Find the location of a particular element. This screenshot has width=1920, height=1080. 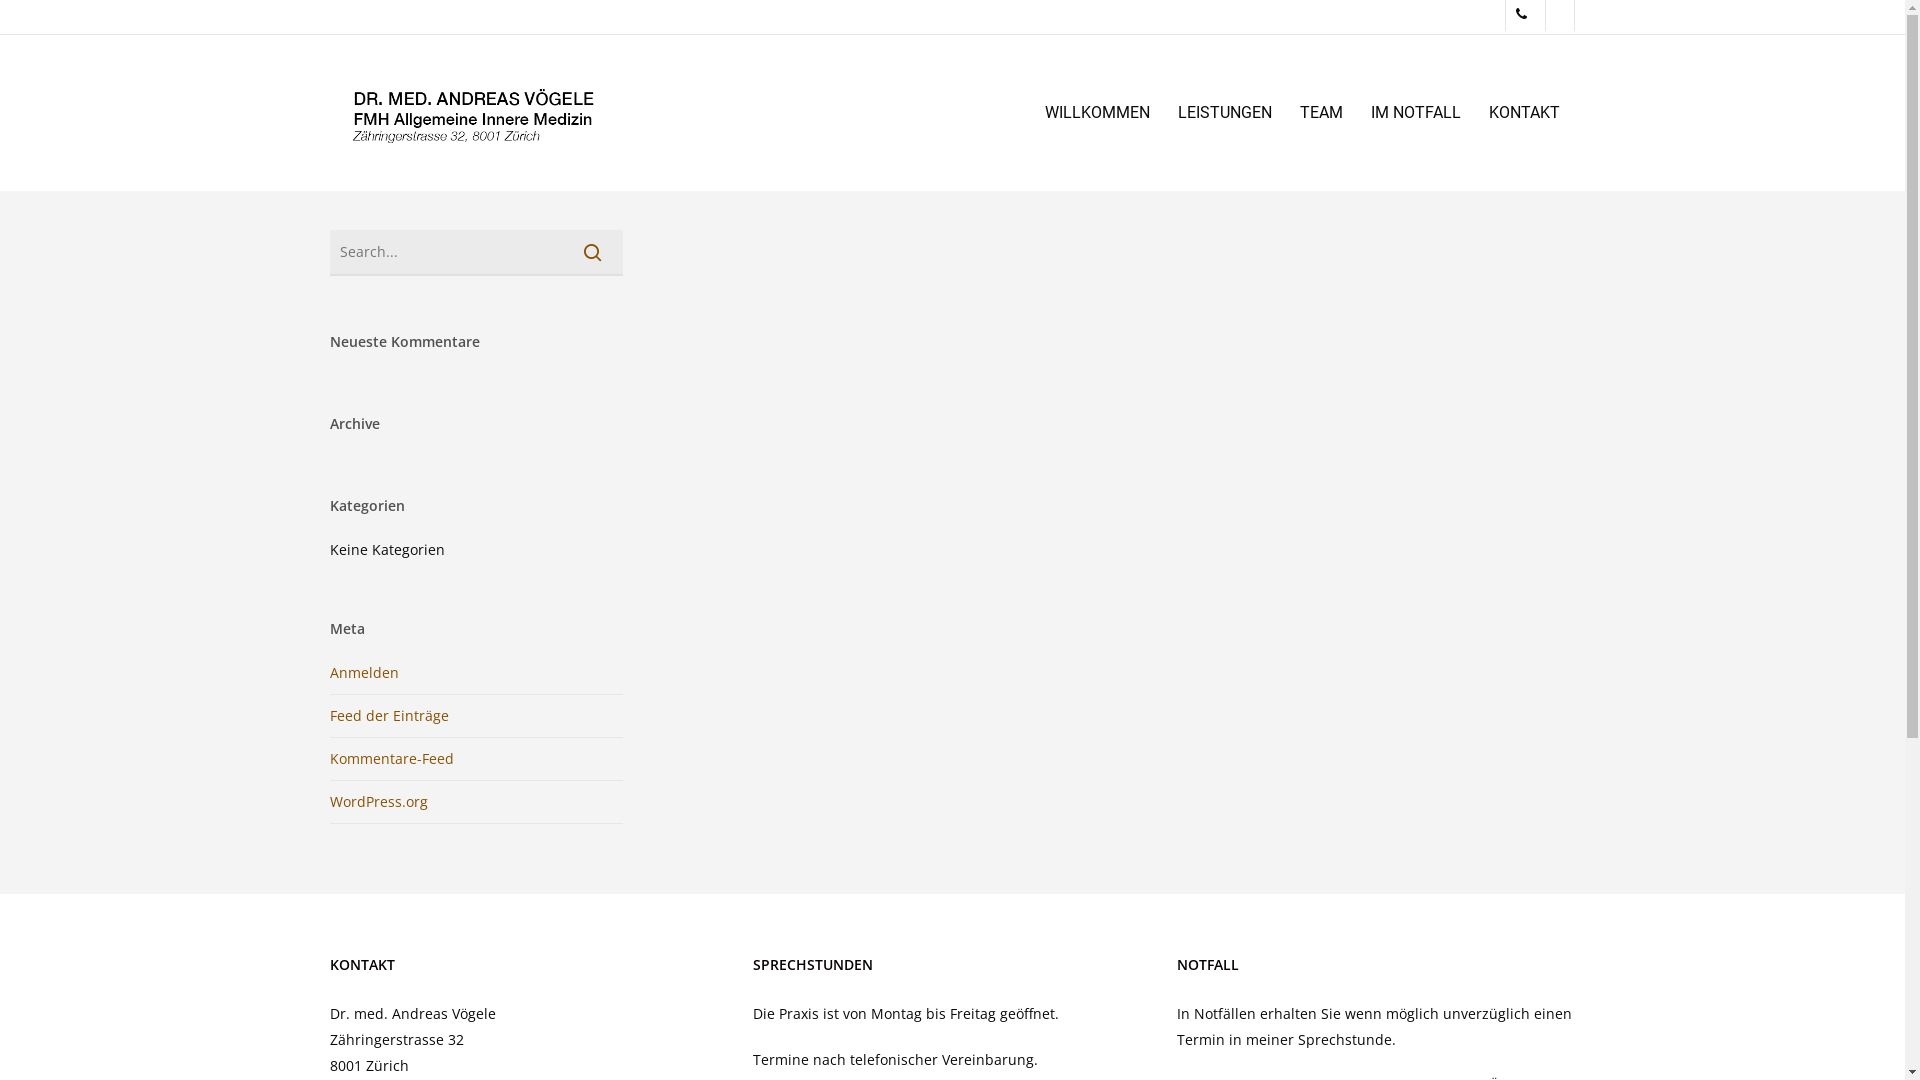

'TEAM' is located at coordinates (1321, 112).